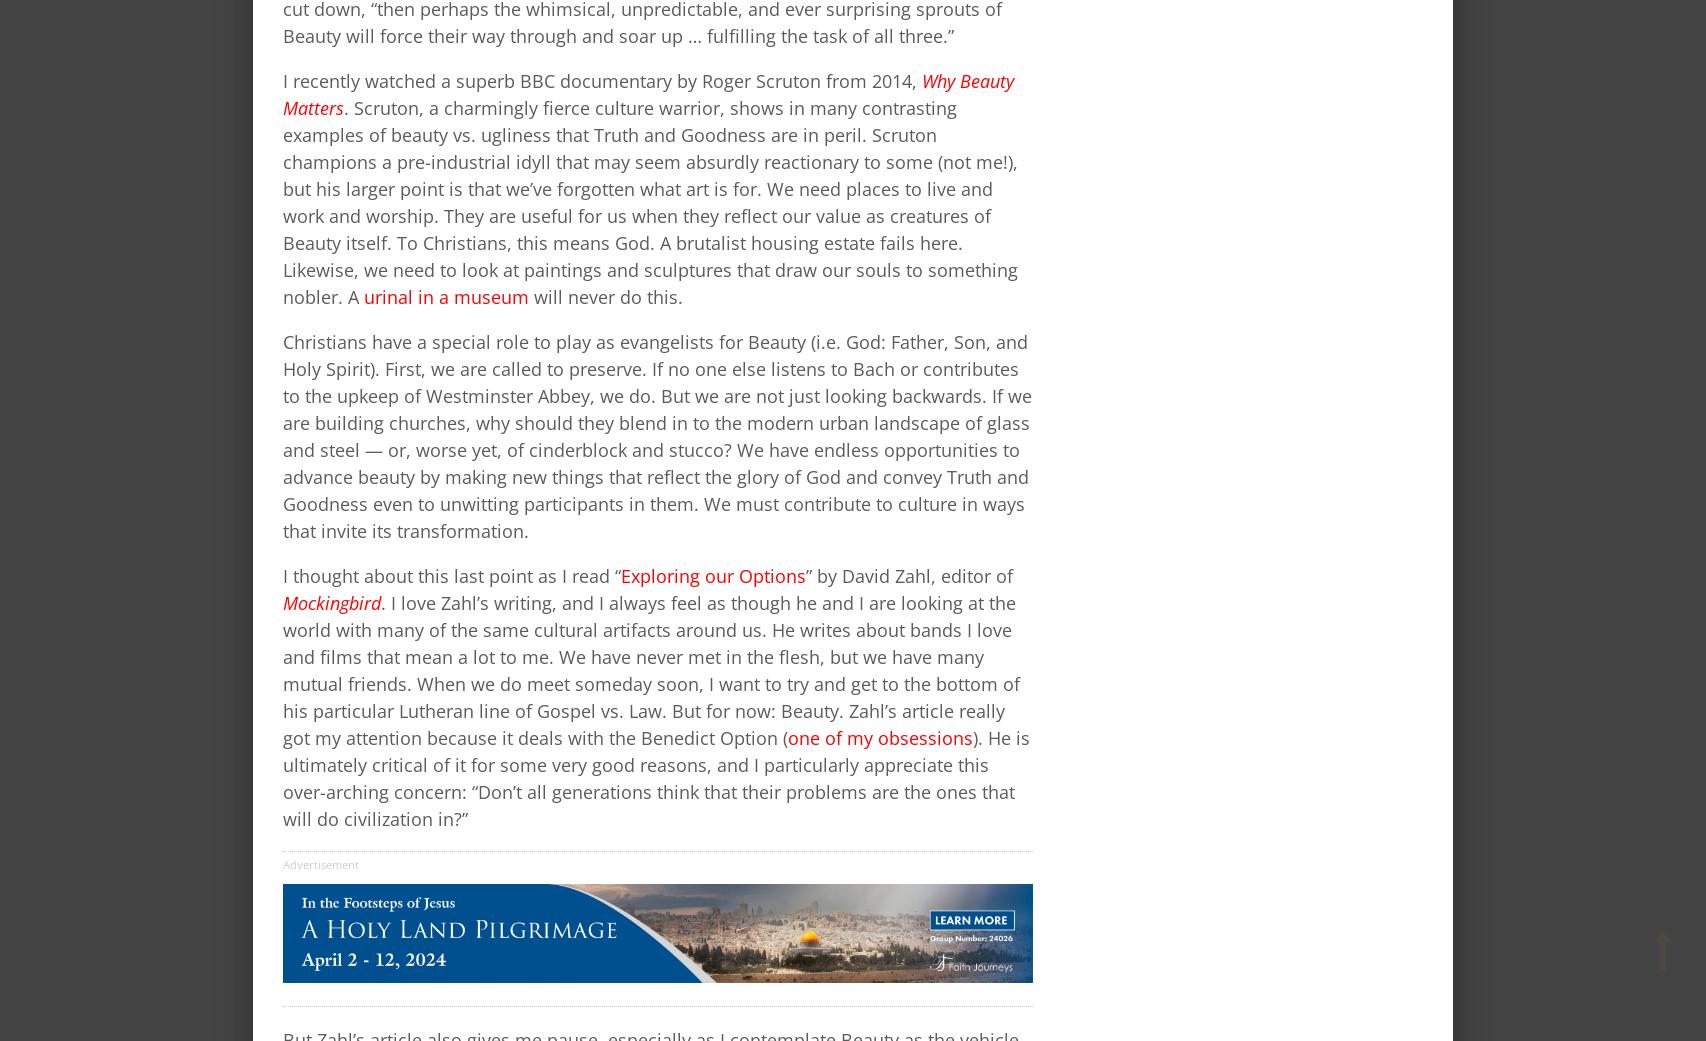 This screenshot has width=1706, height=1041. Describe the element at coordinates (655, 777) in the screenshot. I see `'). He is ultimately critical of it for some very good reasons, and I particularly appreciate this over-arching concern: “Don’t all generations think that their problems are the ones that will do civilization in?”'` at that location.